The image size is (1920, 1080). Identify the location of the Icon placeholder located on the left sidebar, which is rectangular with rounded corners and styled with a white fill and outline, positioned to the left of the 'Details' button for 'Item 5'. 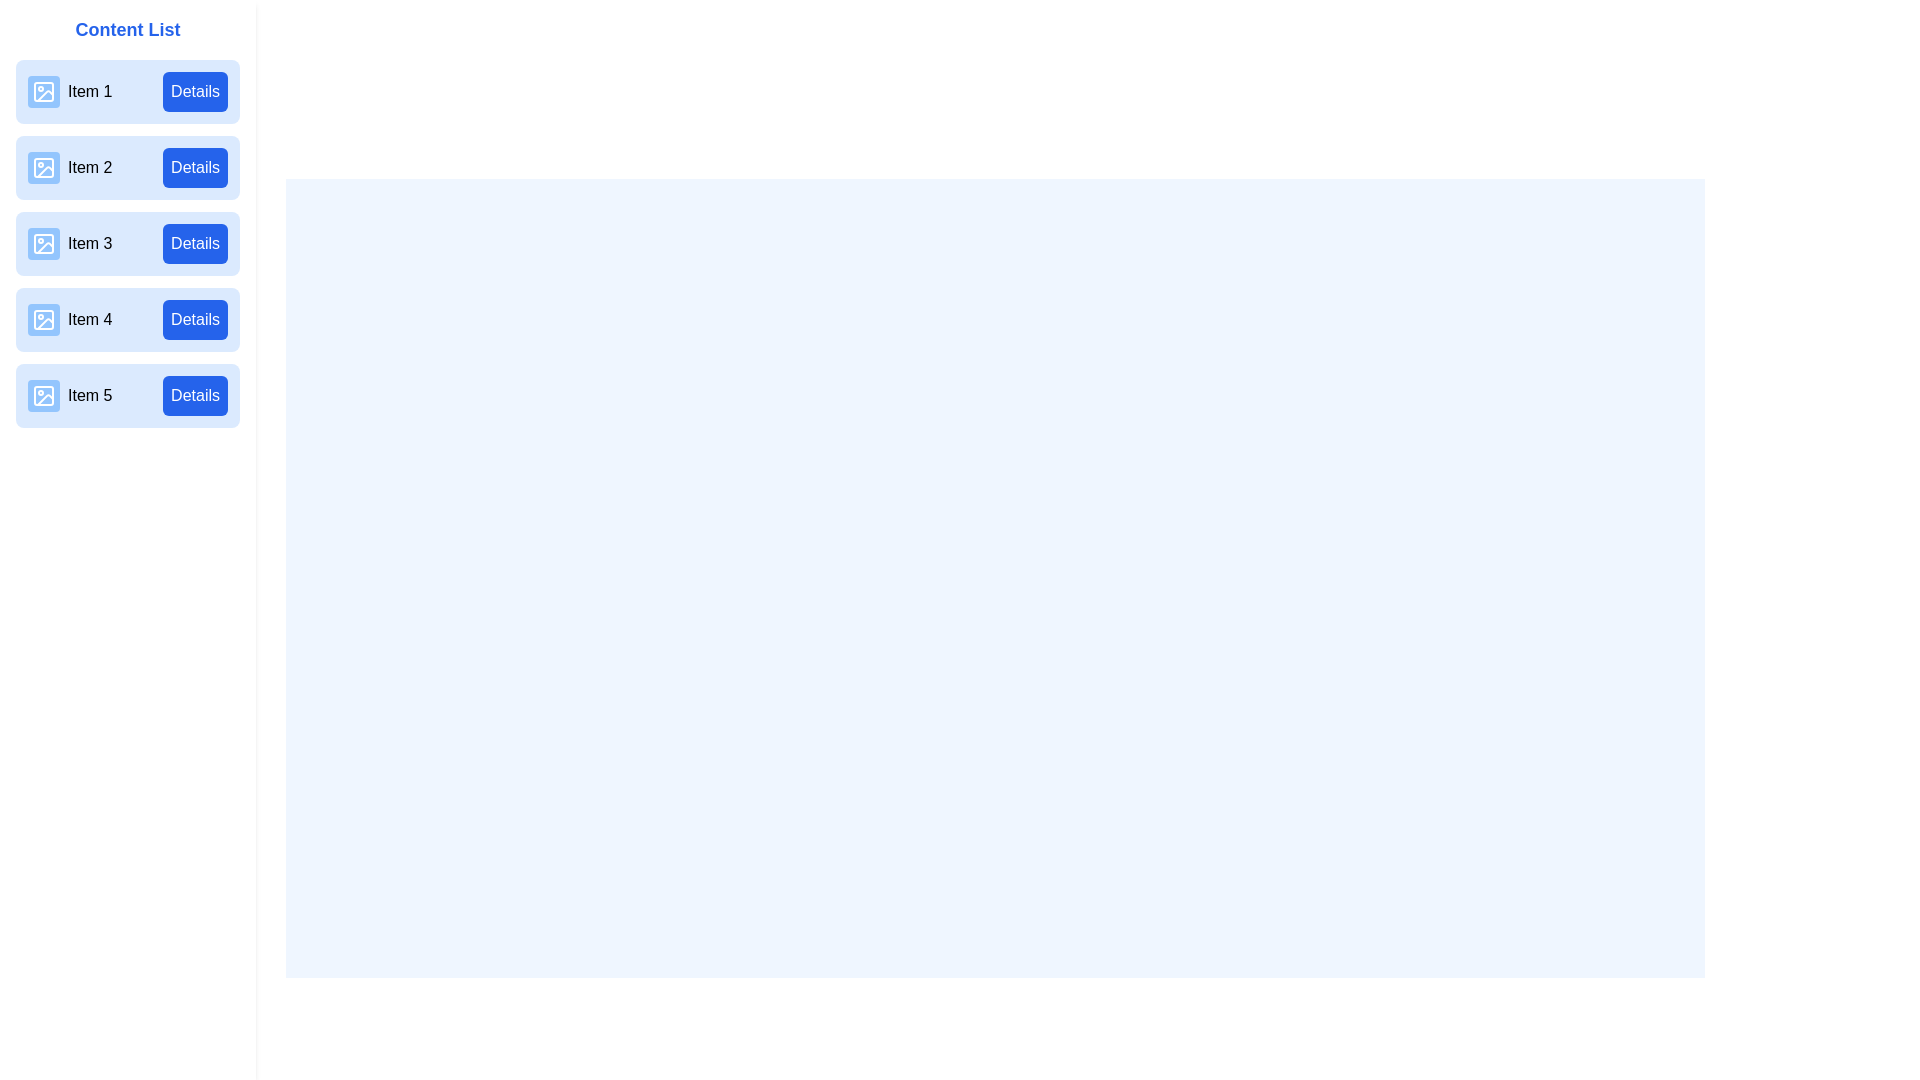
(43, 396).